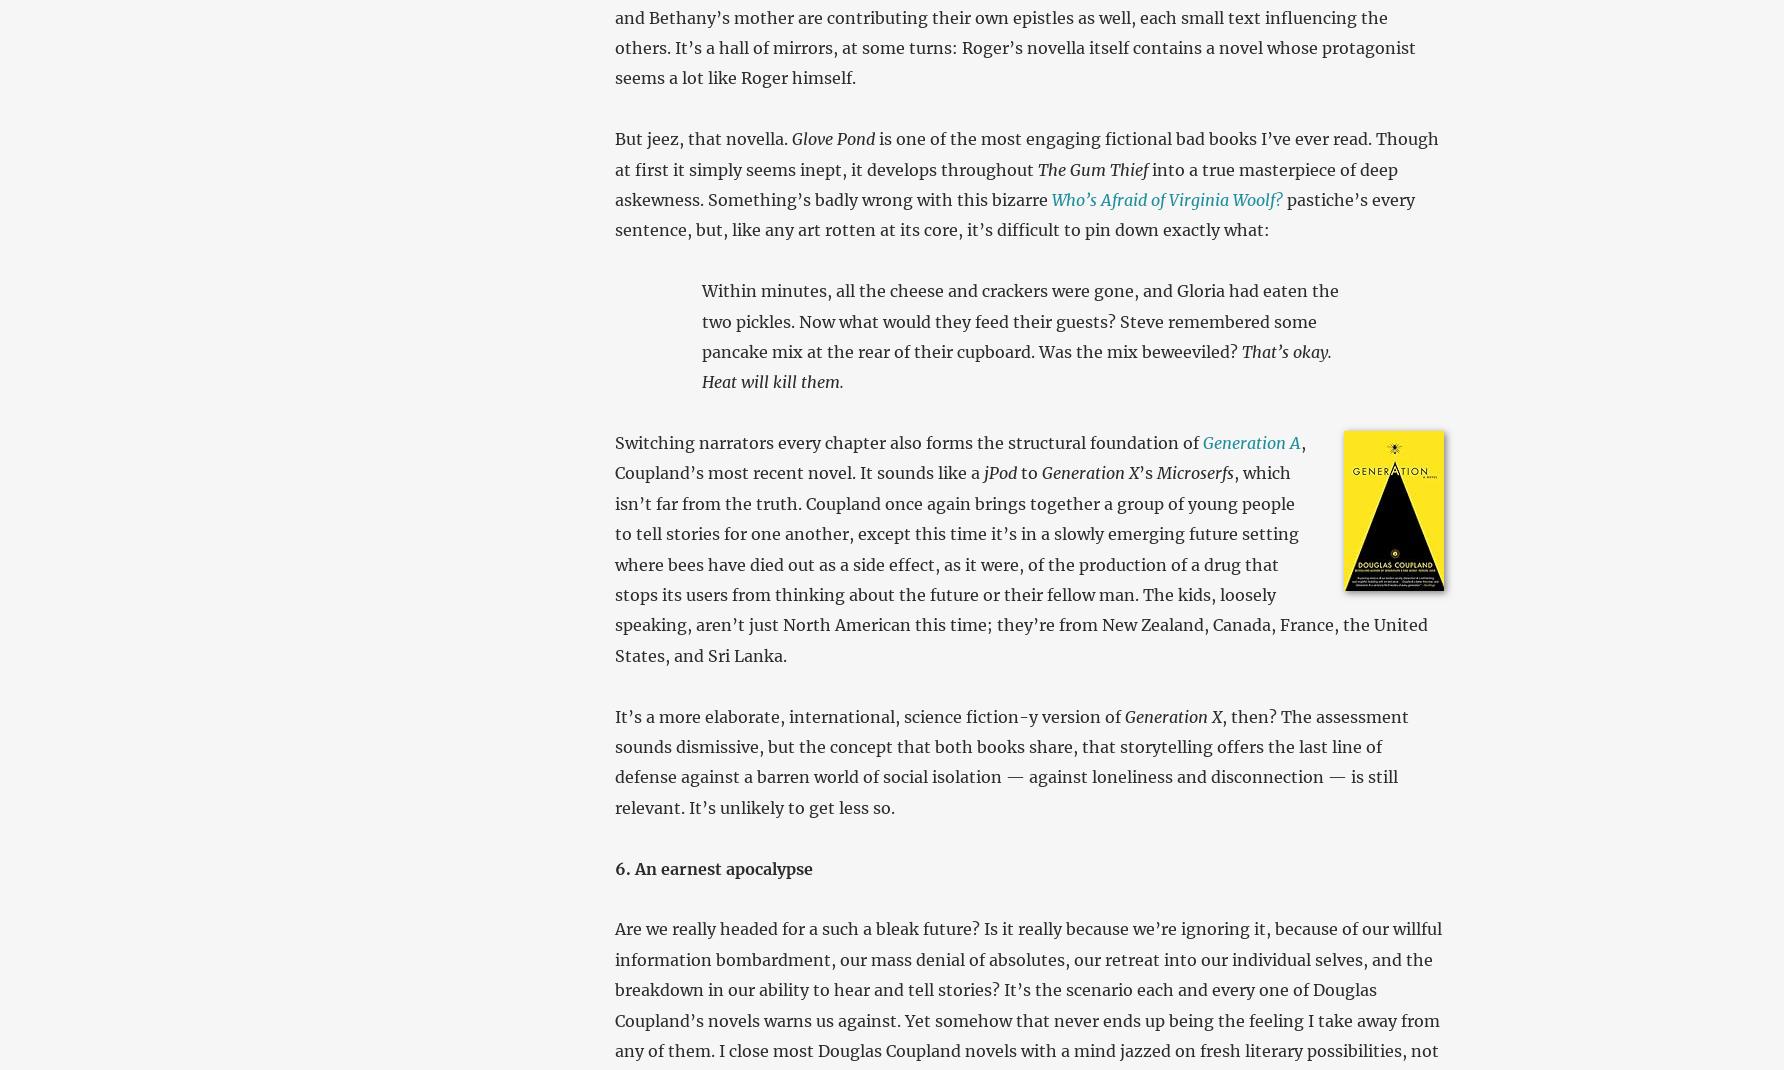  I want to click on 'is one of the most engaging fictional bad books I’ve ever read. Though at first it simply seems inept, it develops throughout', so click(1024, 153).